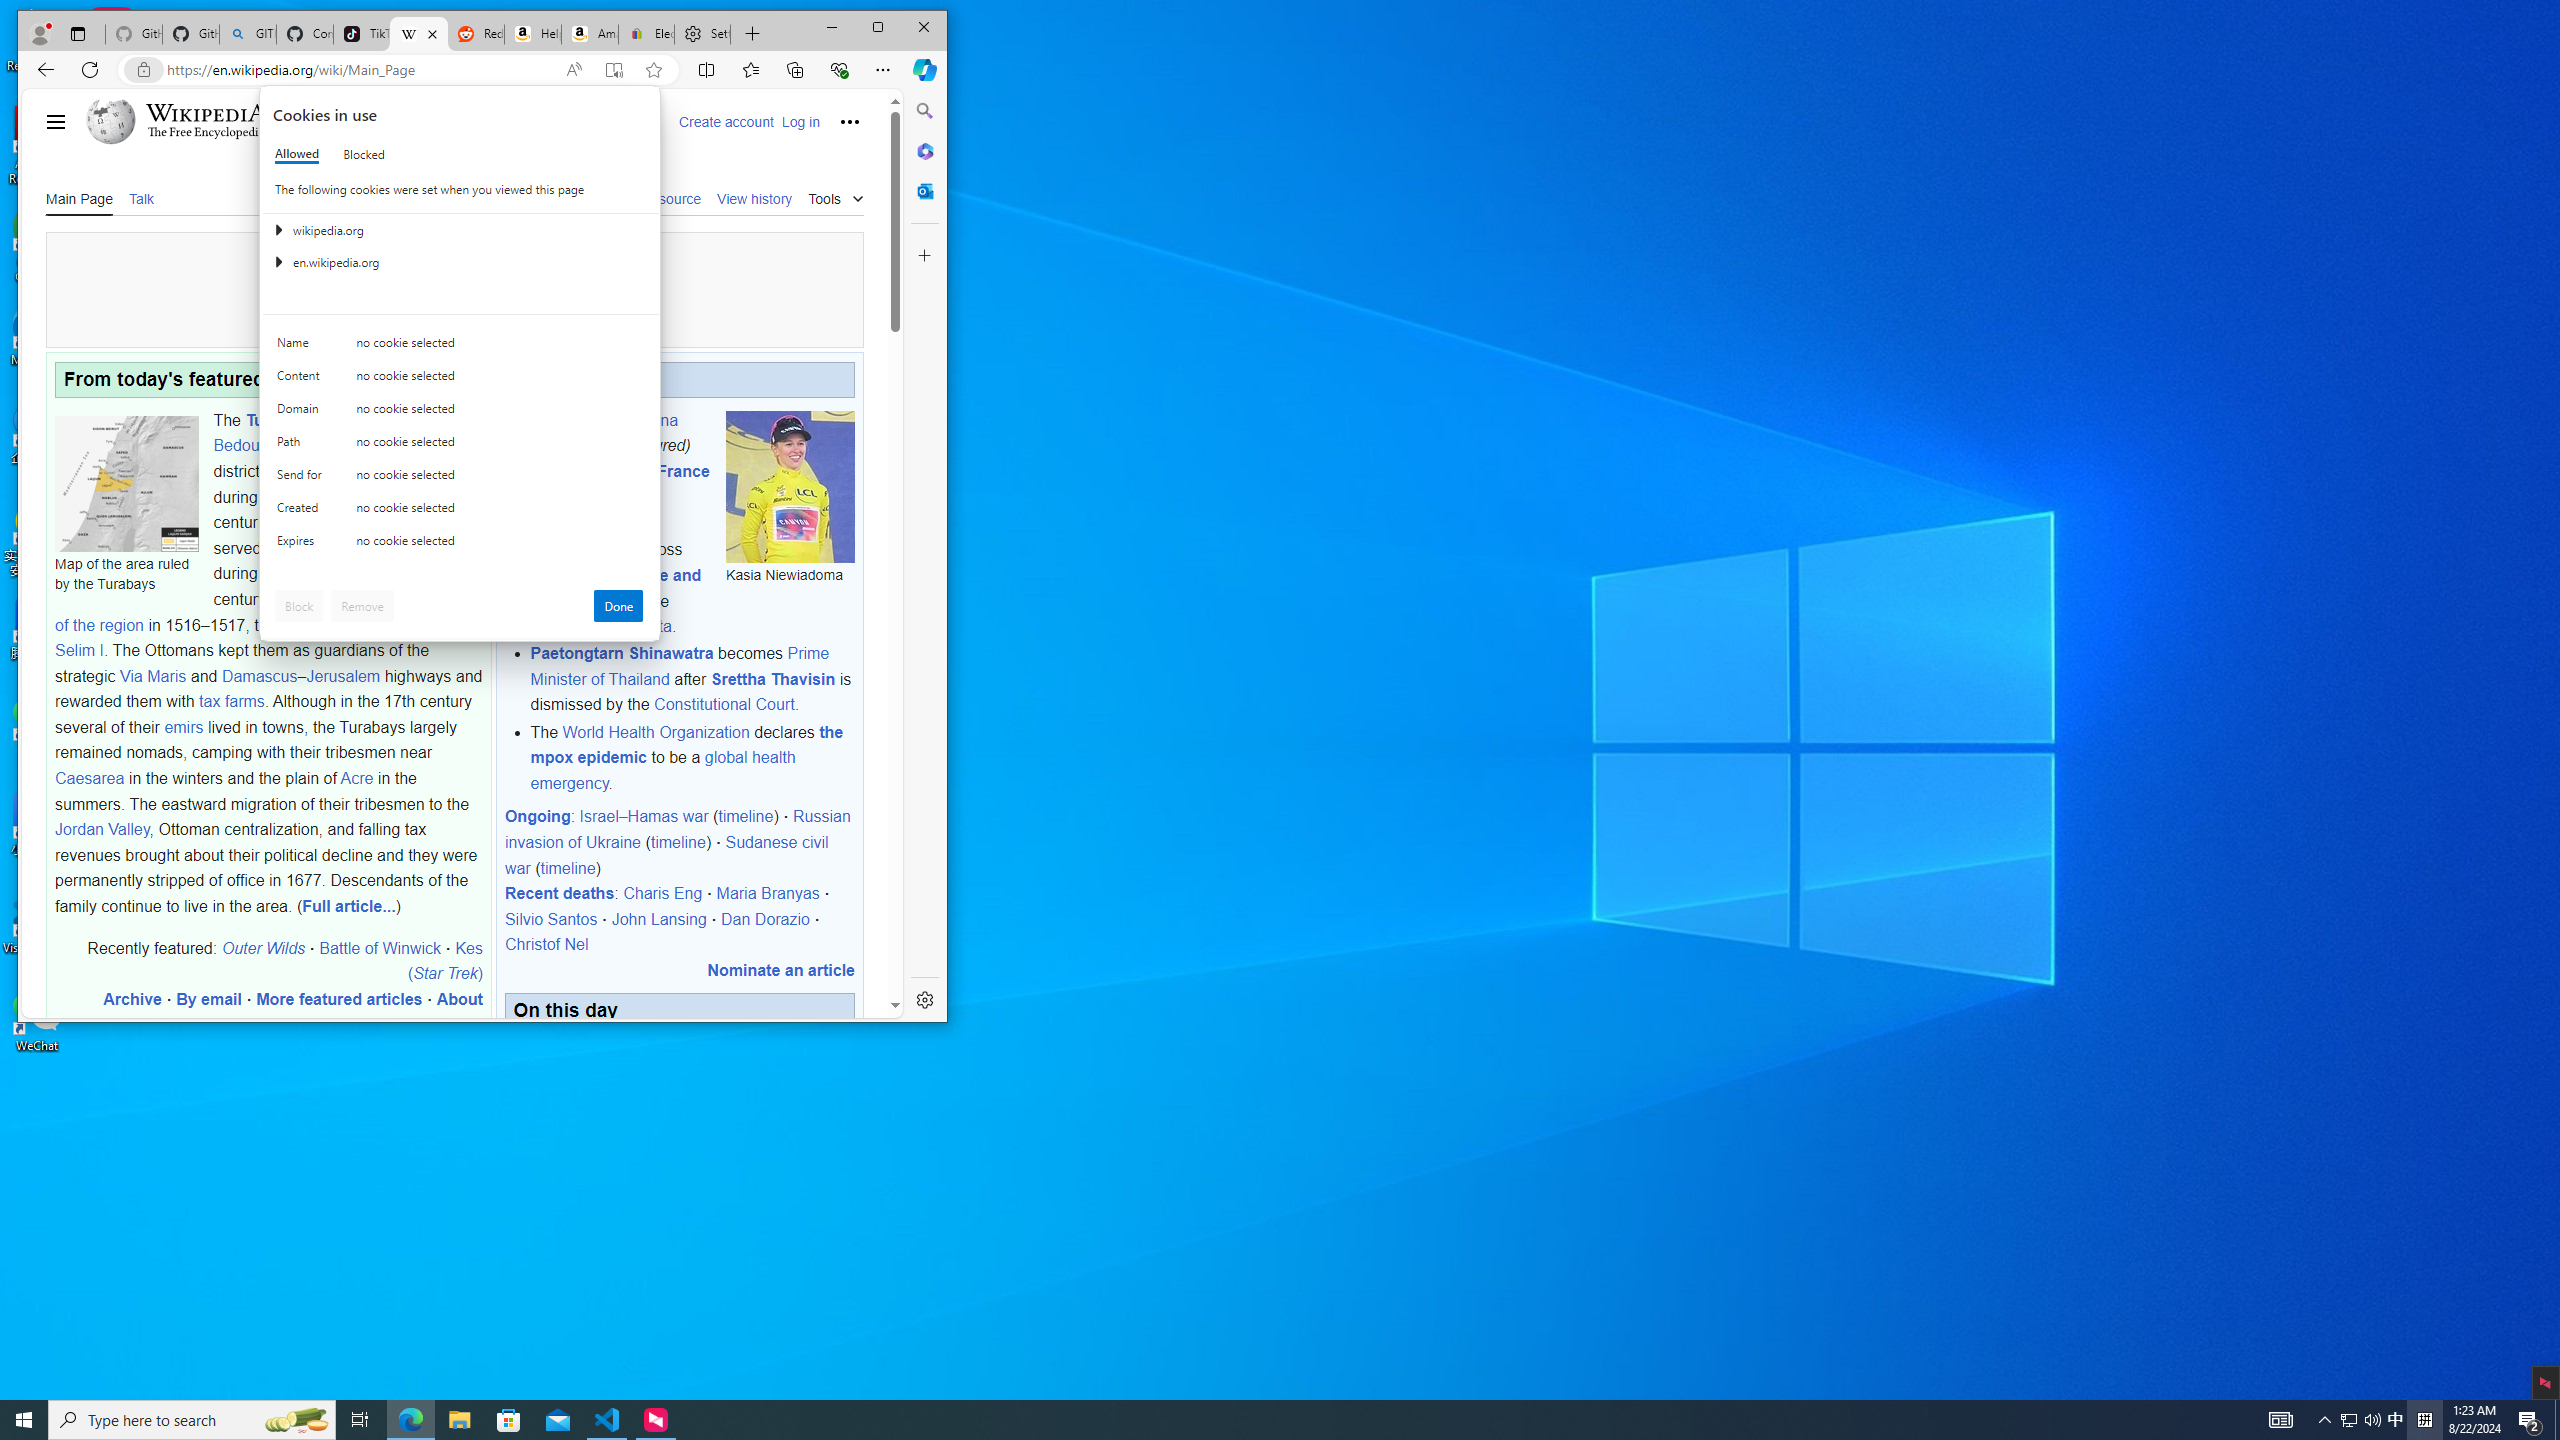 This screenshot has height=1440, width=2560. Describe the element at coordinates (24, 1418) in the screenshot. I see `'Start'` at that location.